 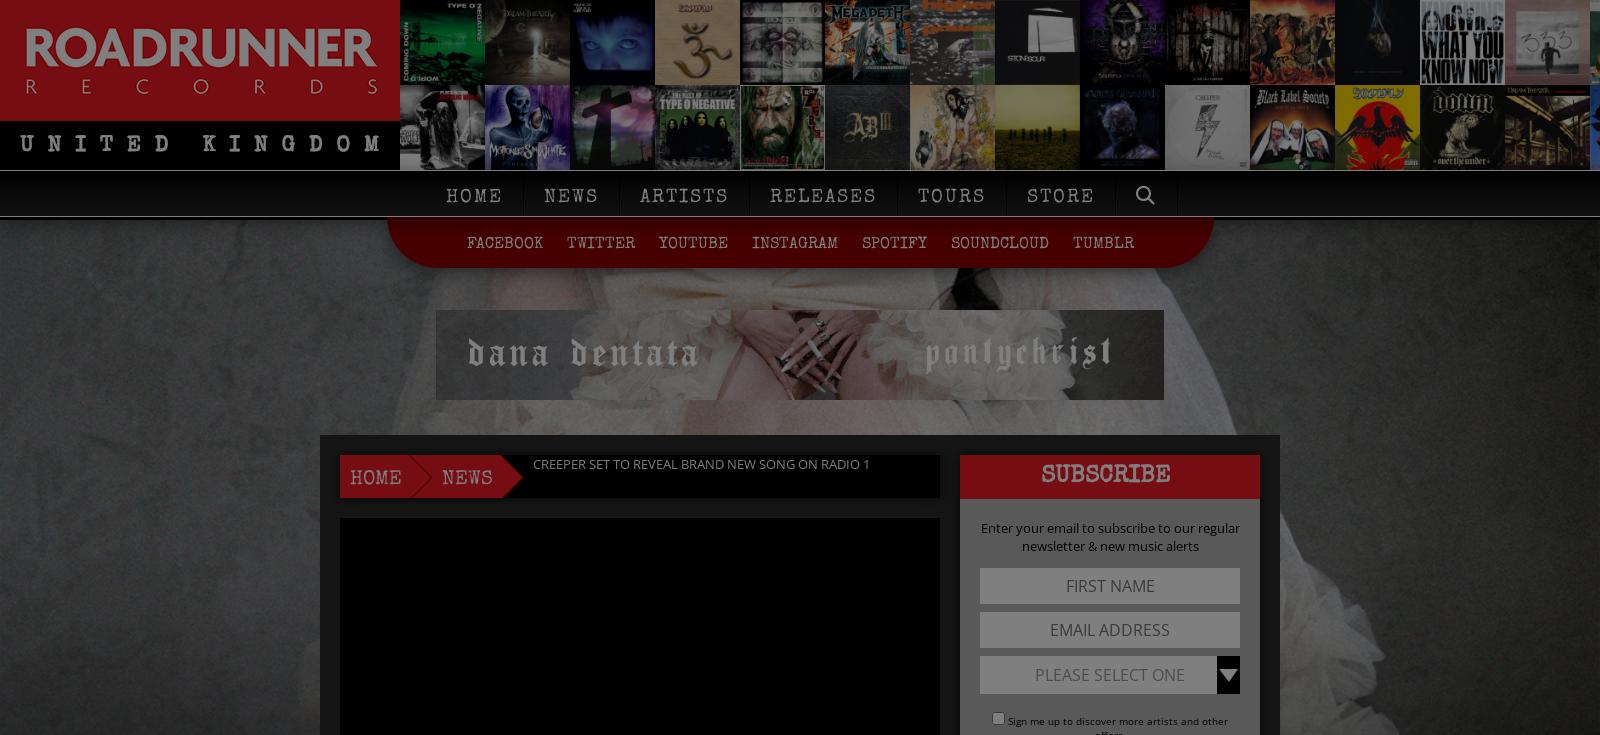 I want to click on 'News', so click(x=570, y=198).